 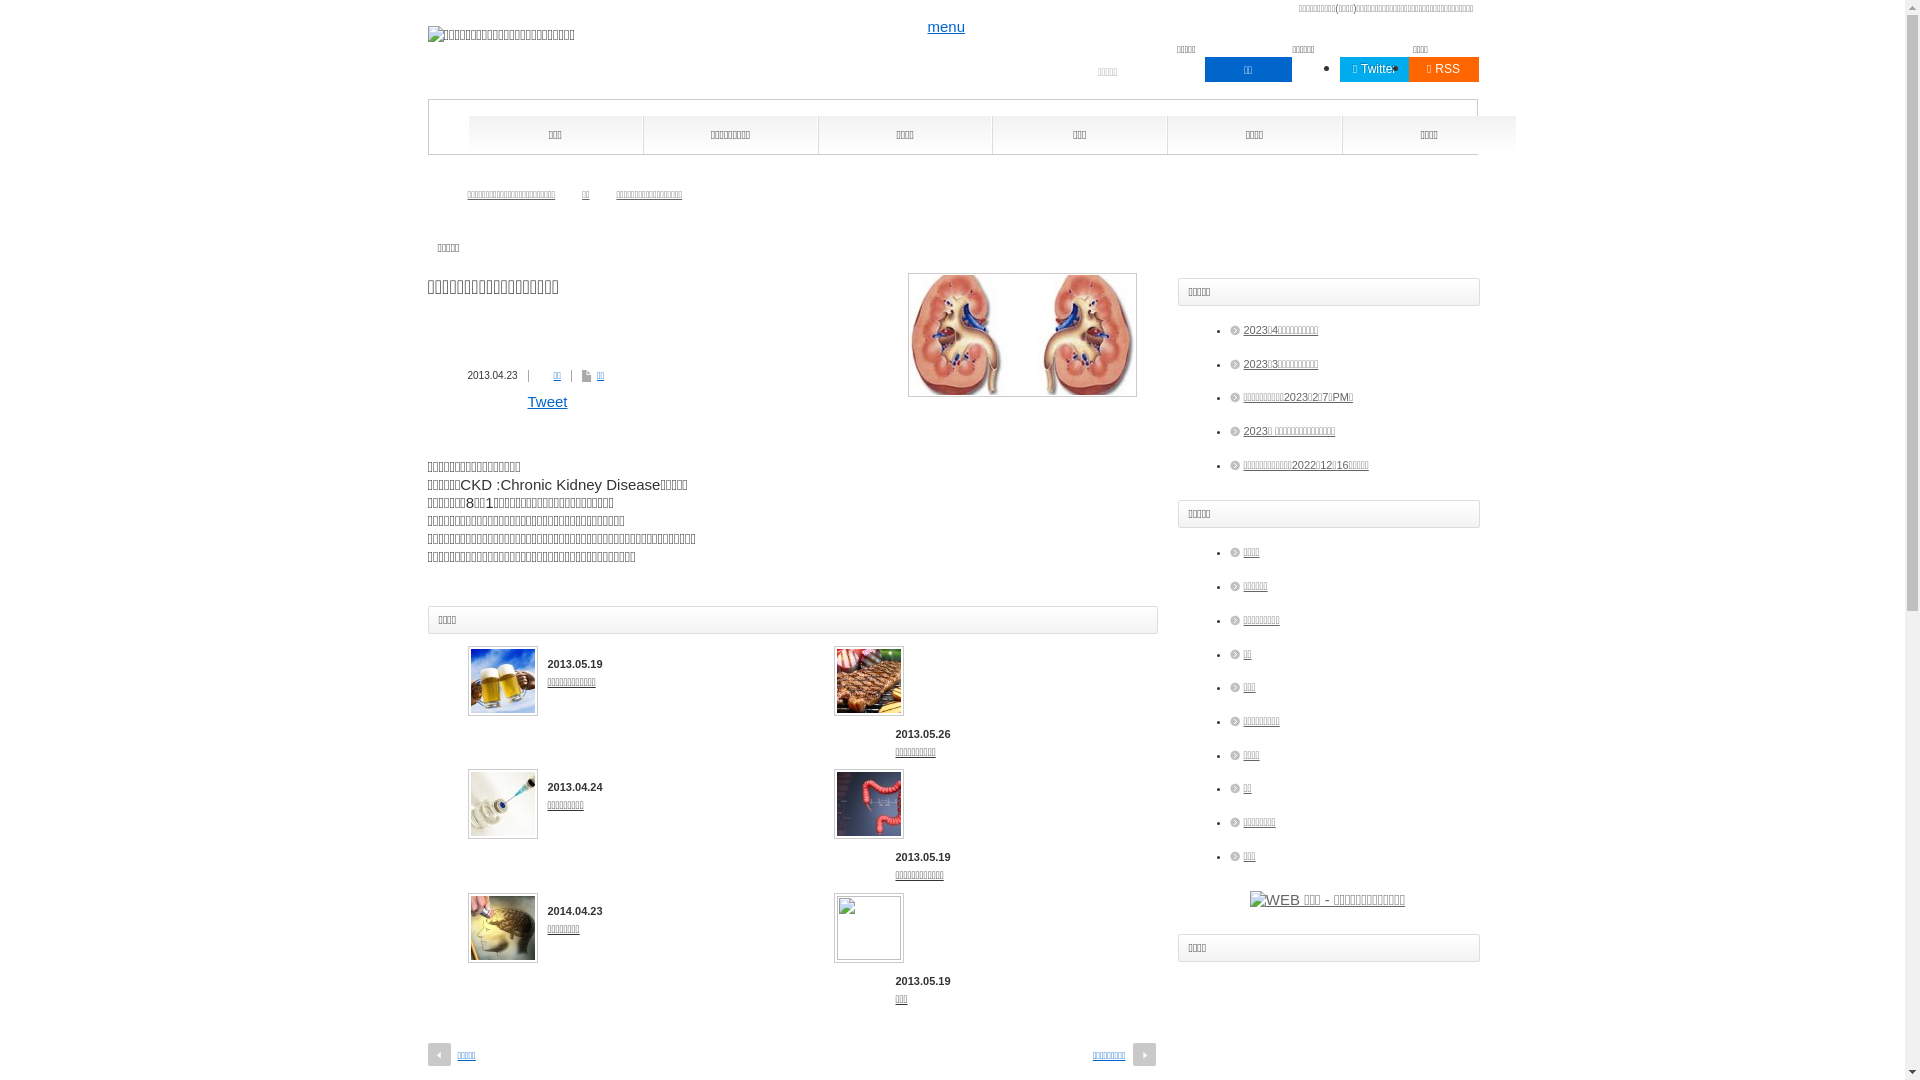 What do you see at coordinates (547, 401) in the screenshot?
I see `'Tweet'` at bounding box center [547, 401].